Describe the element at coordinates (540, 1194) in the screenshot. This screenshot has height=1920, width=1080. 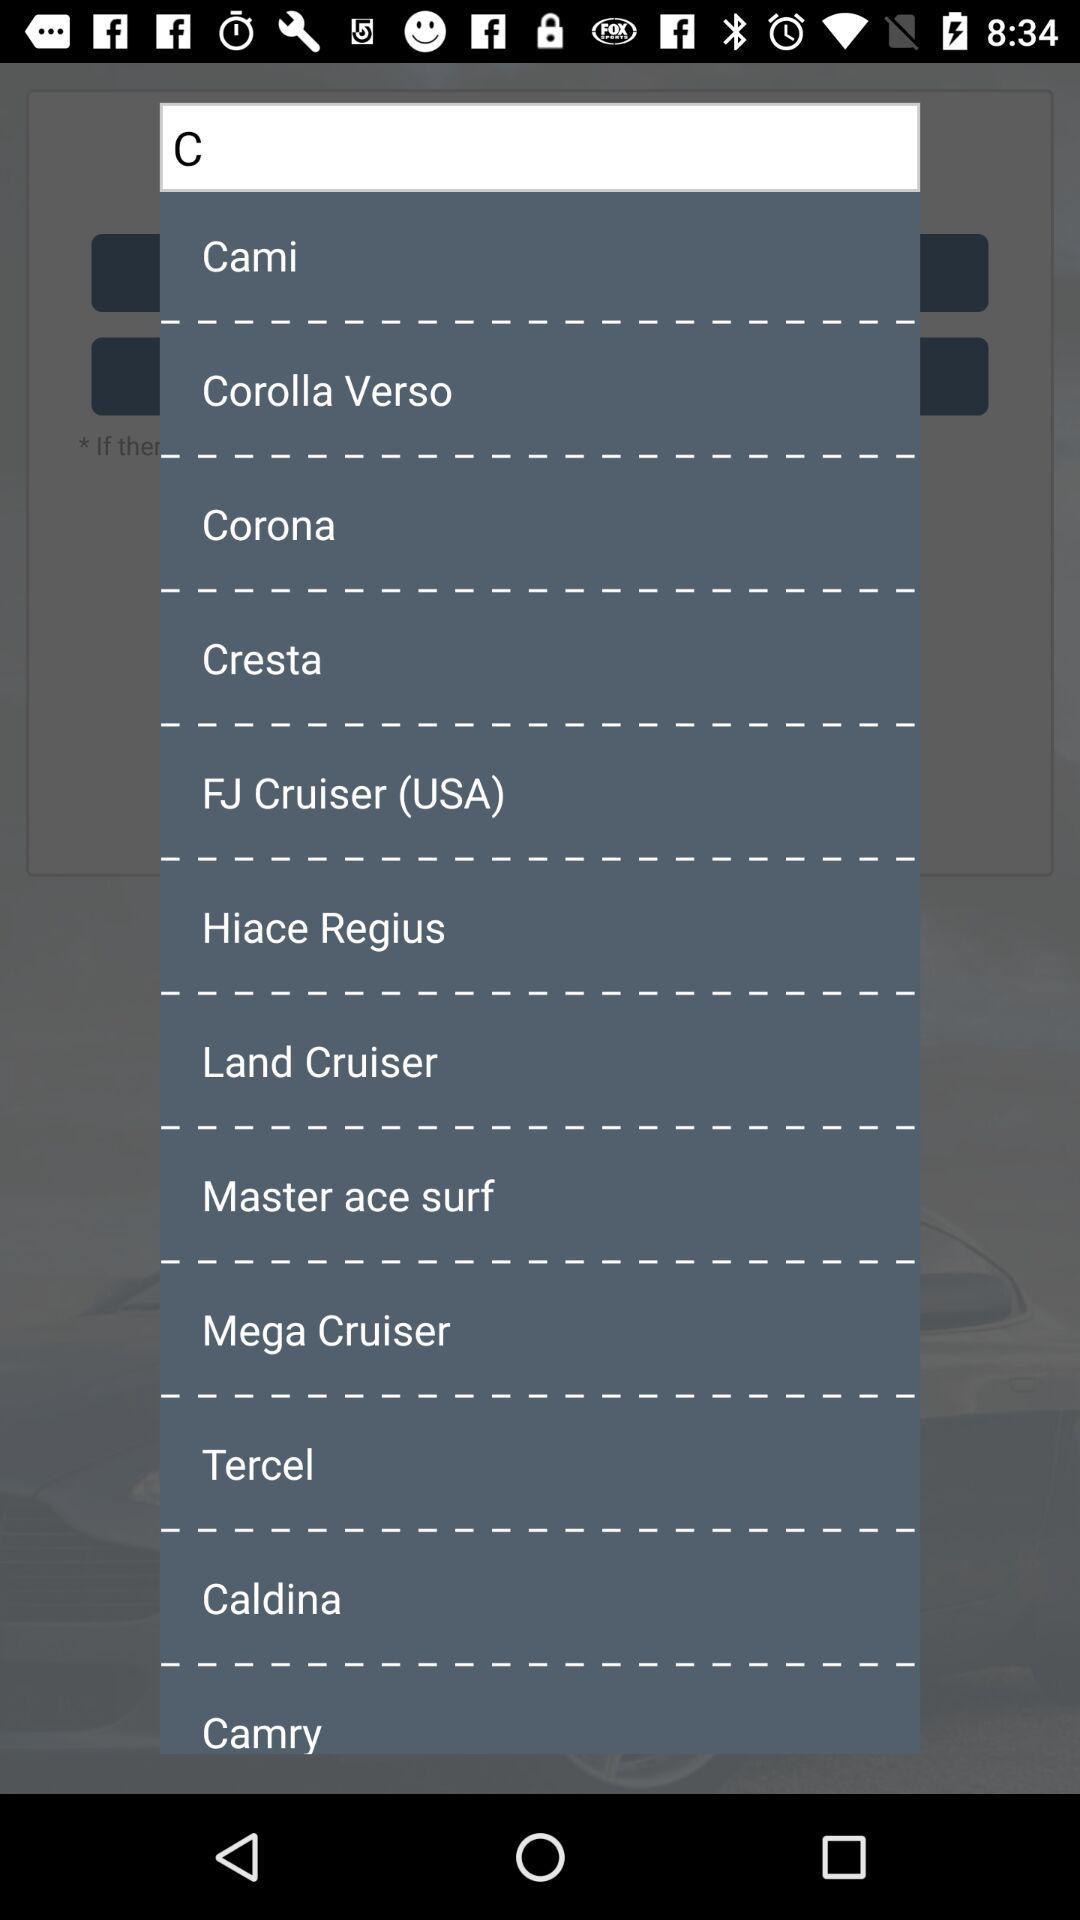
I see `item below land cruiser icon` at that location.